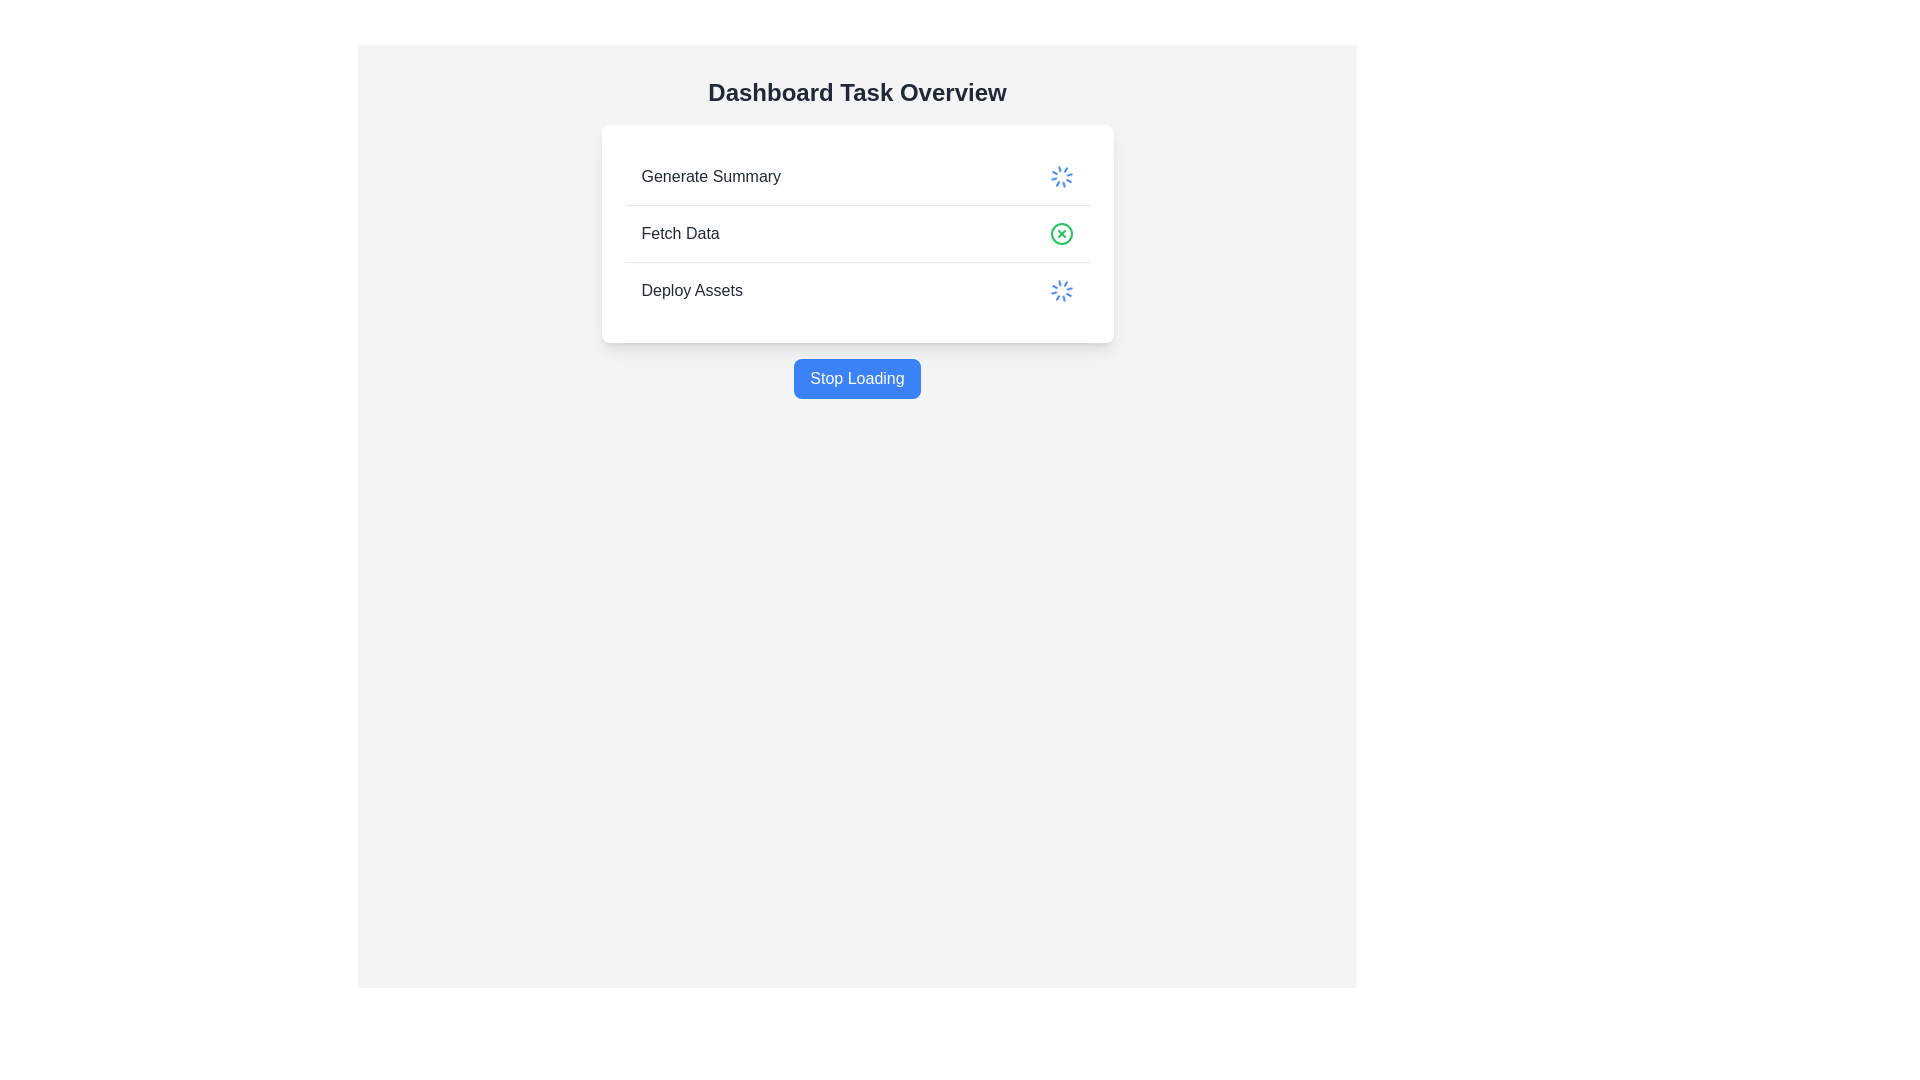  What do you see at coordinates (857, 233) in the screenshot?
I see `the green circular icon with a white 'X' located in the middle row of the card layout, which is the second row indicating the 'Fetch Data' task` at bounding box center [857, 233].